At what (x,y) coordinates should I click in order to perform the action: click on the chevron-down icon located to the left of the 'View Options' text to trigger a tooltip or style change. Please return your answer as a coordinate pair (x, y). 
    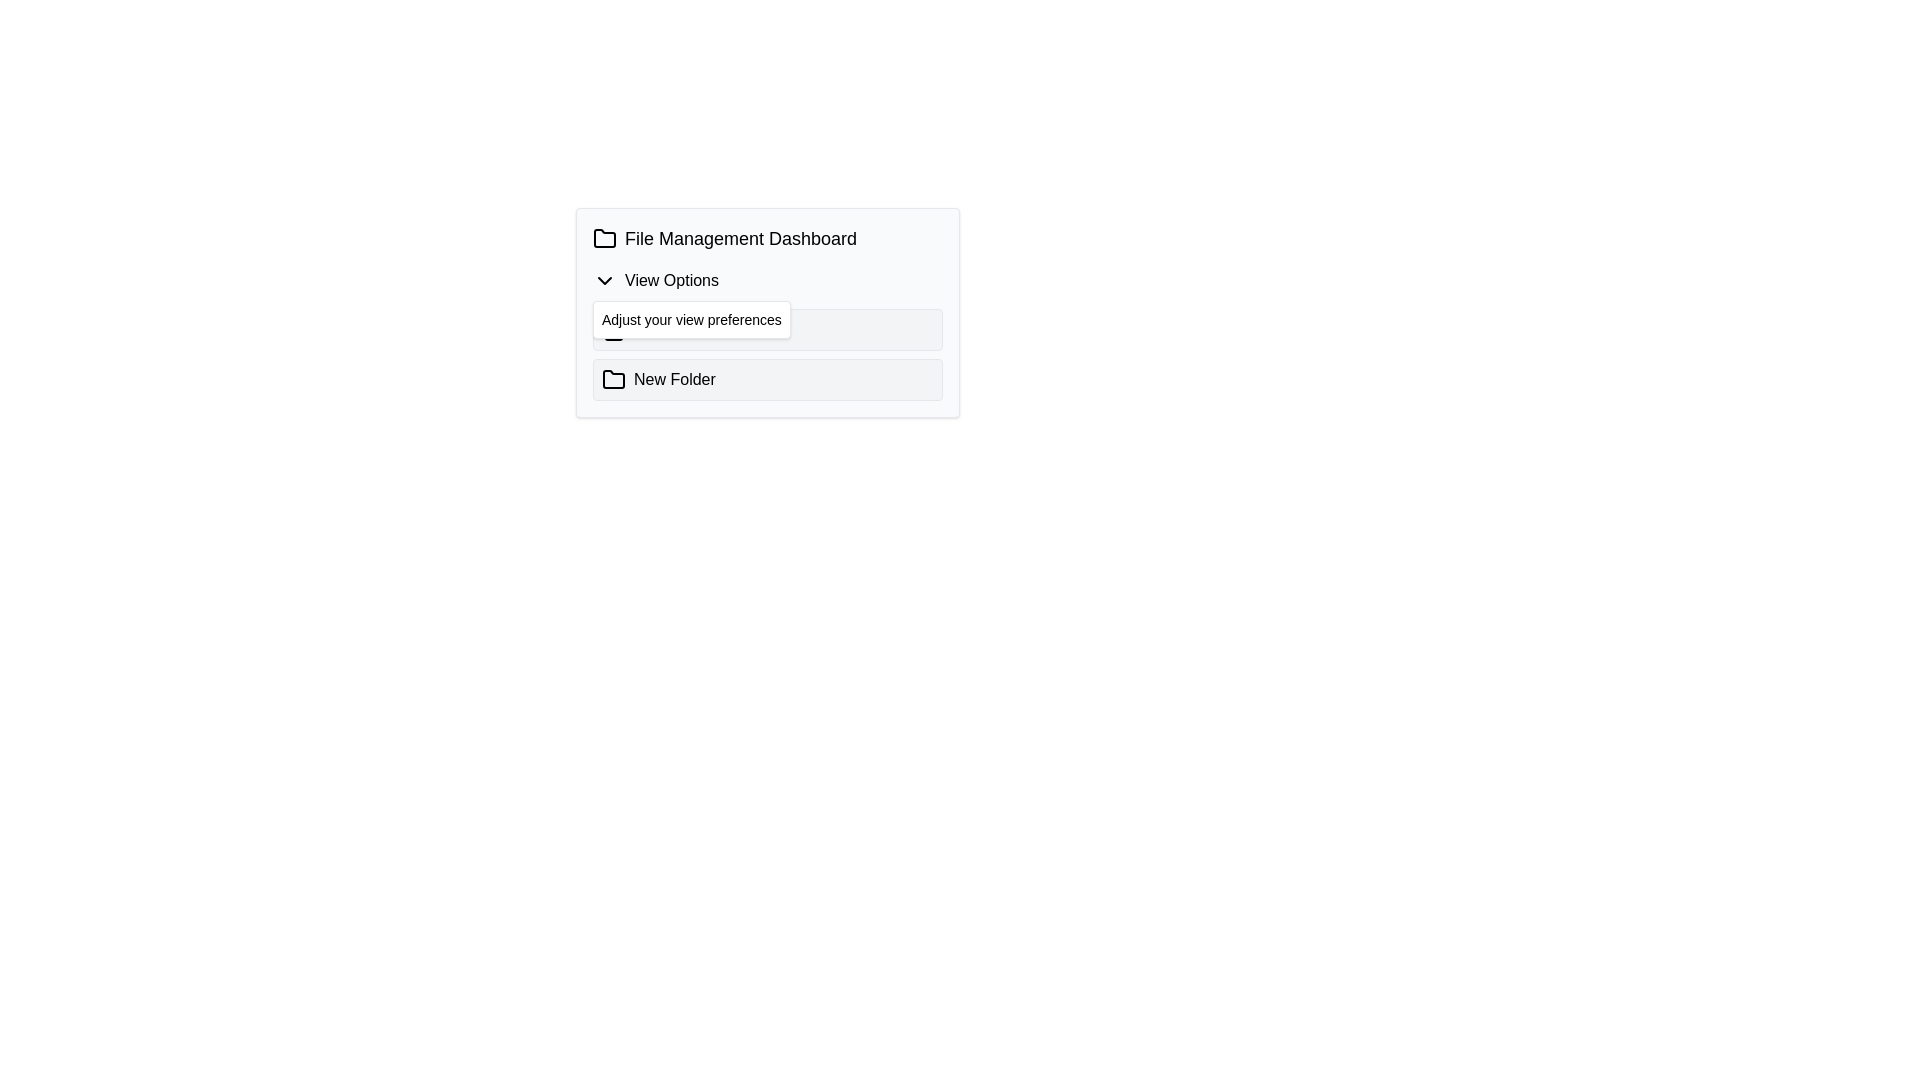
    Looking at the image, I should click on (603, 281).